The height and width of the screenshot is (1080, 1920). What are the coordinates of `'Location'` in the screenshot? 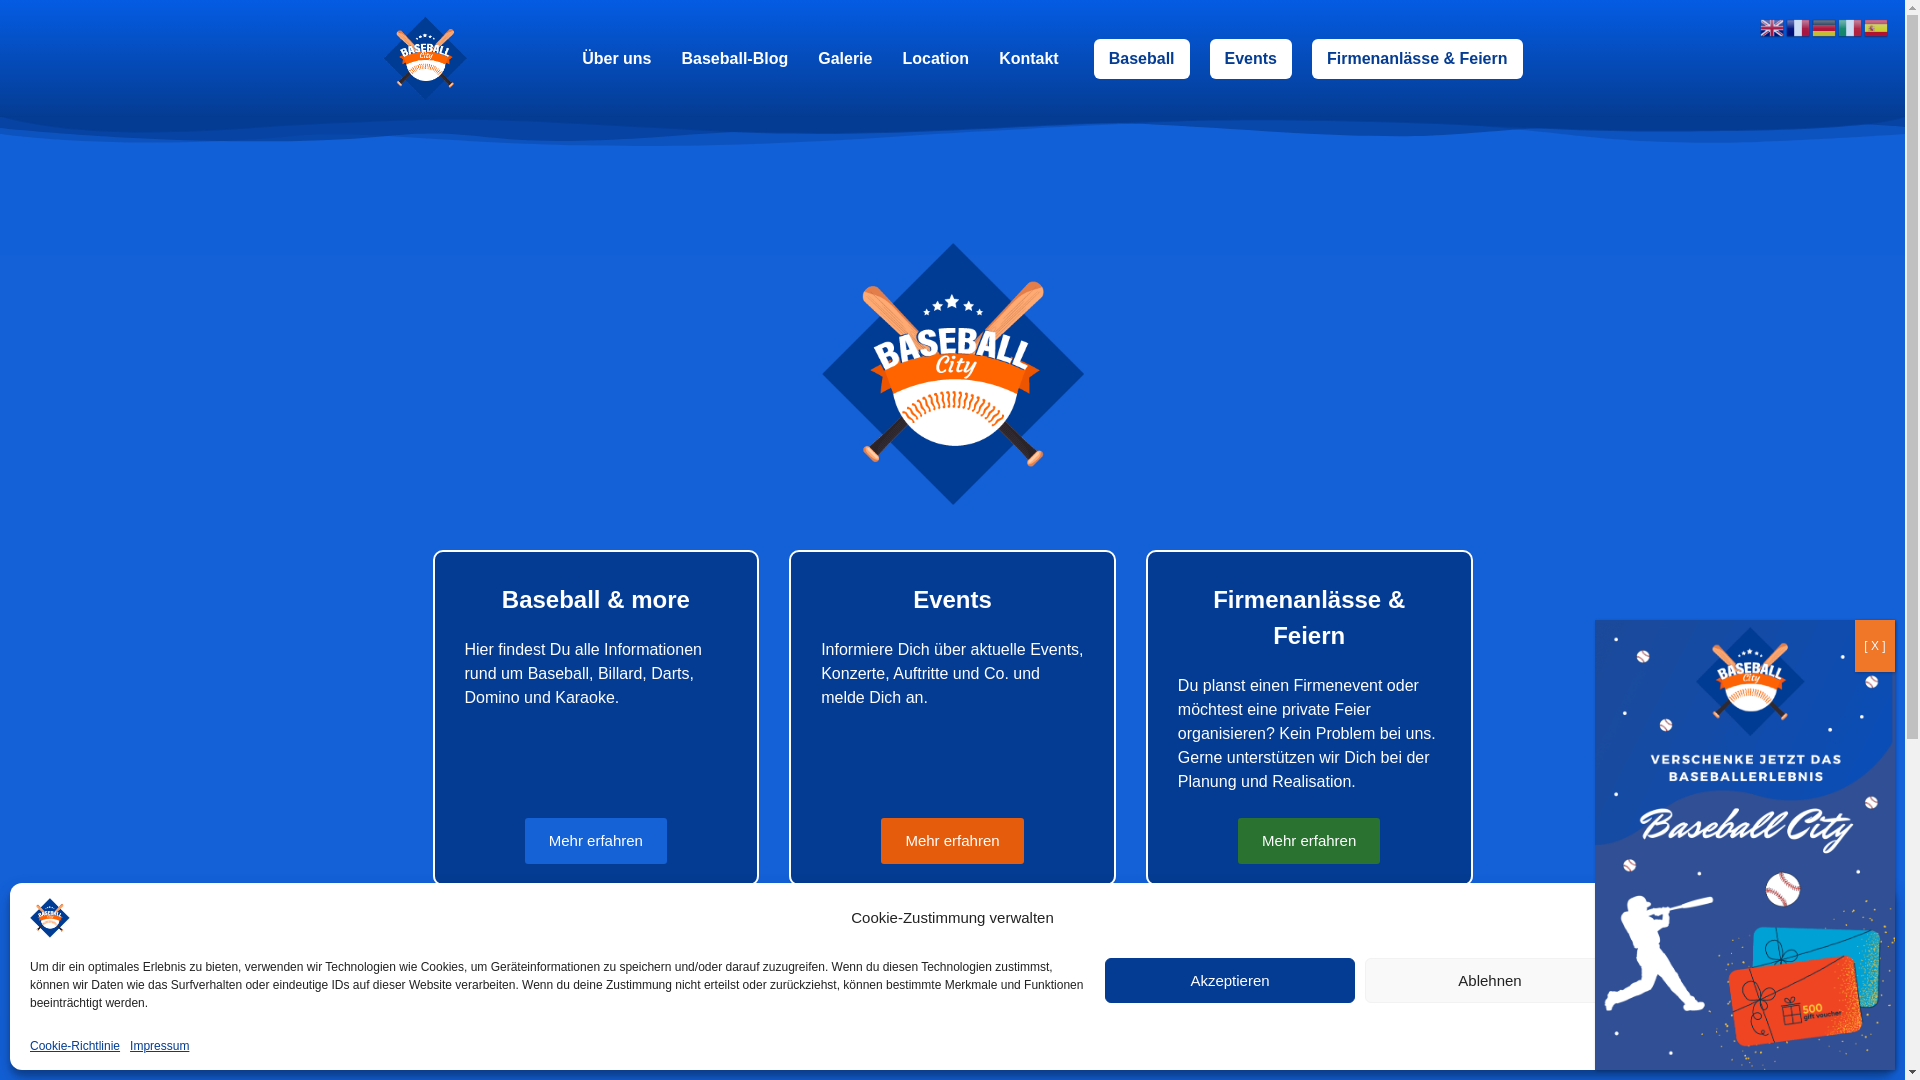 It's located at (934, 56).